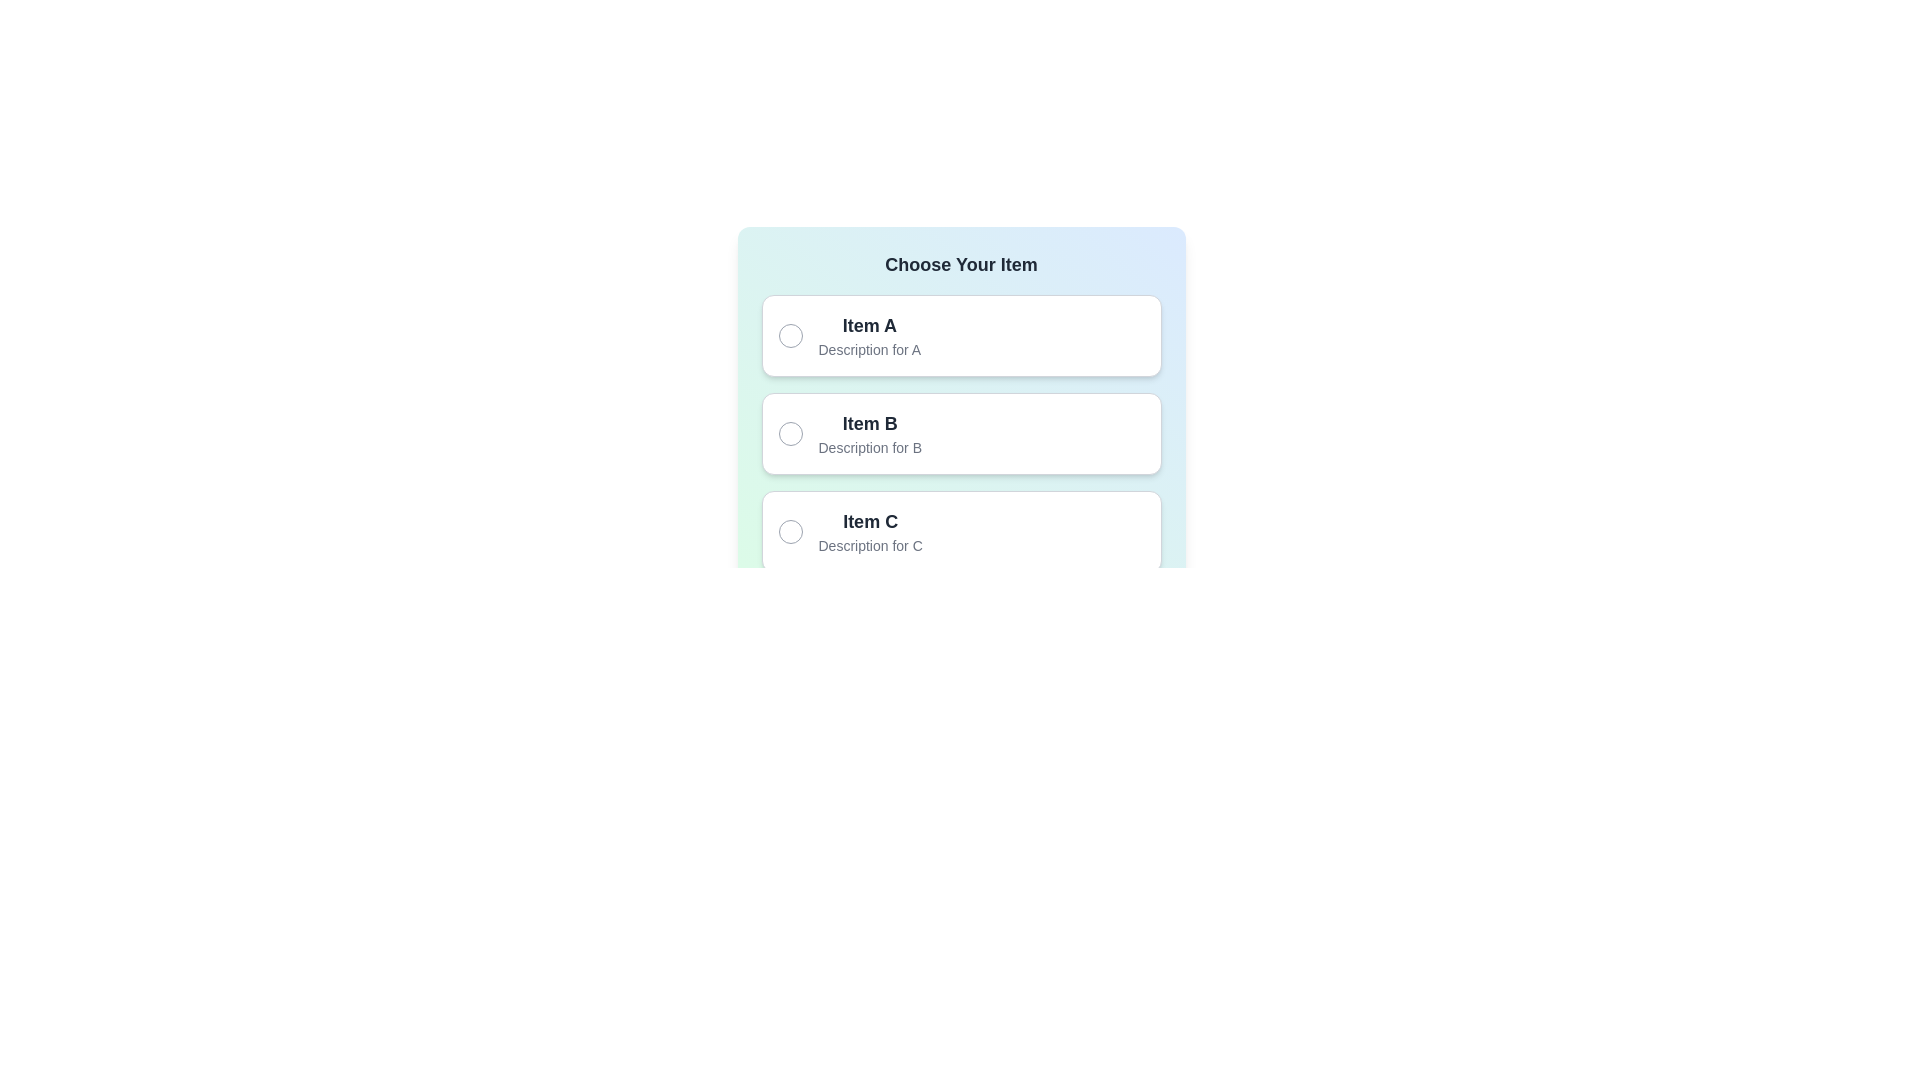 This screenshot has height=1080, width=1920. Describe the element at coordinates (870, 531) in the screenshot. I see `text of the element labeled 'Item C' which is above the smaller descriptive text 'Description for C', located in the third item of a vertically stacked list` at that location.